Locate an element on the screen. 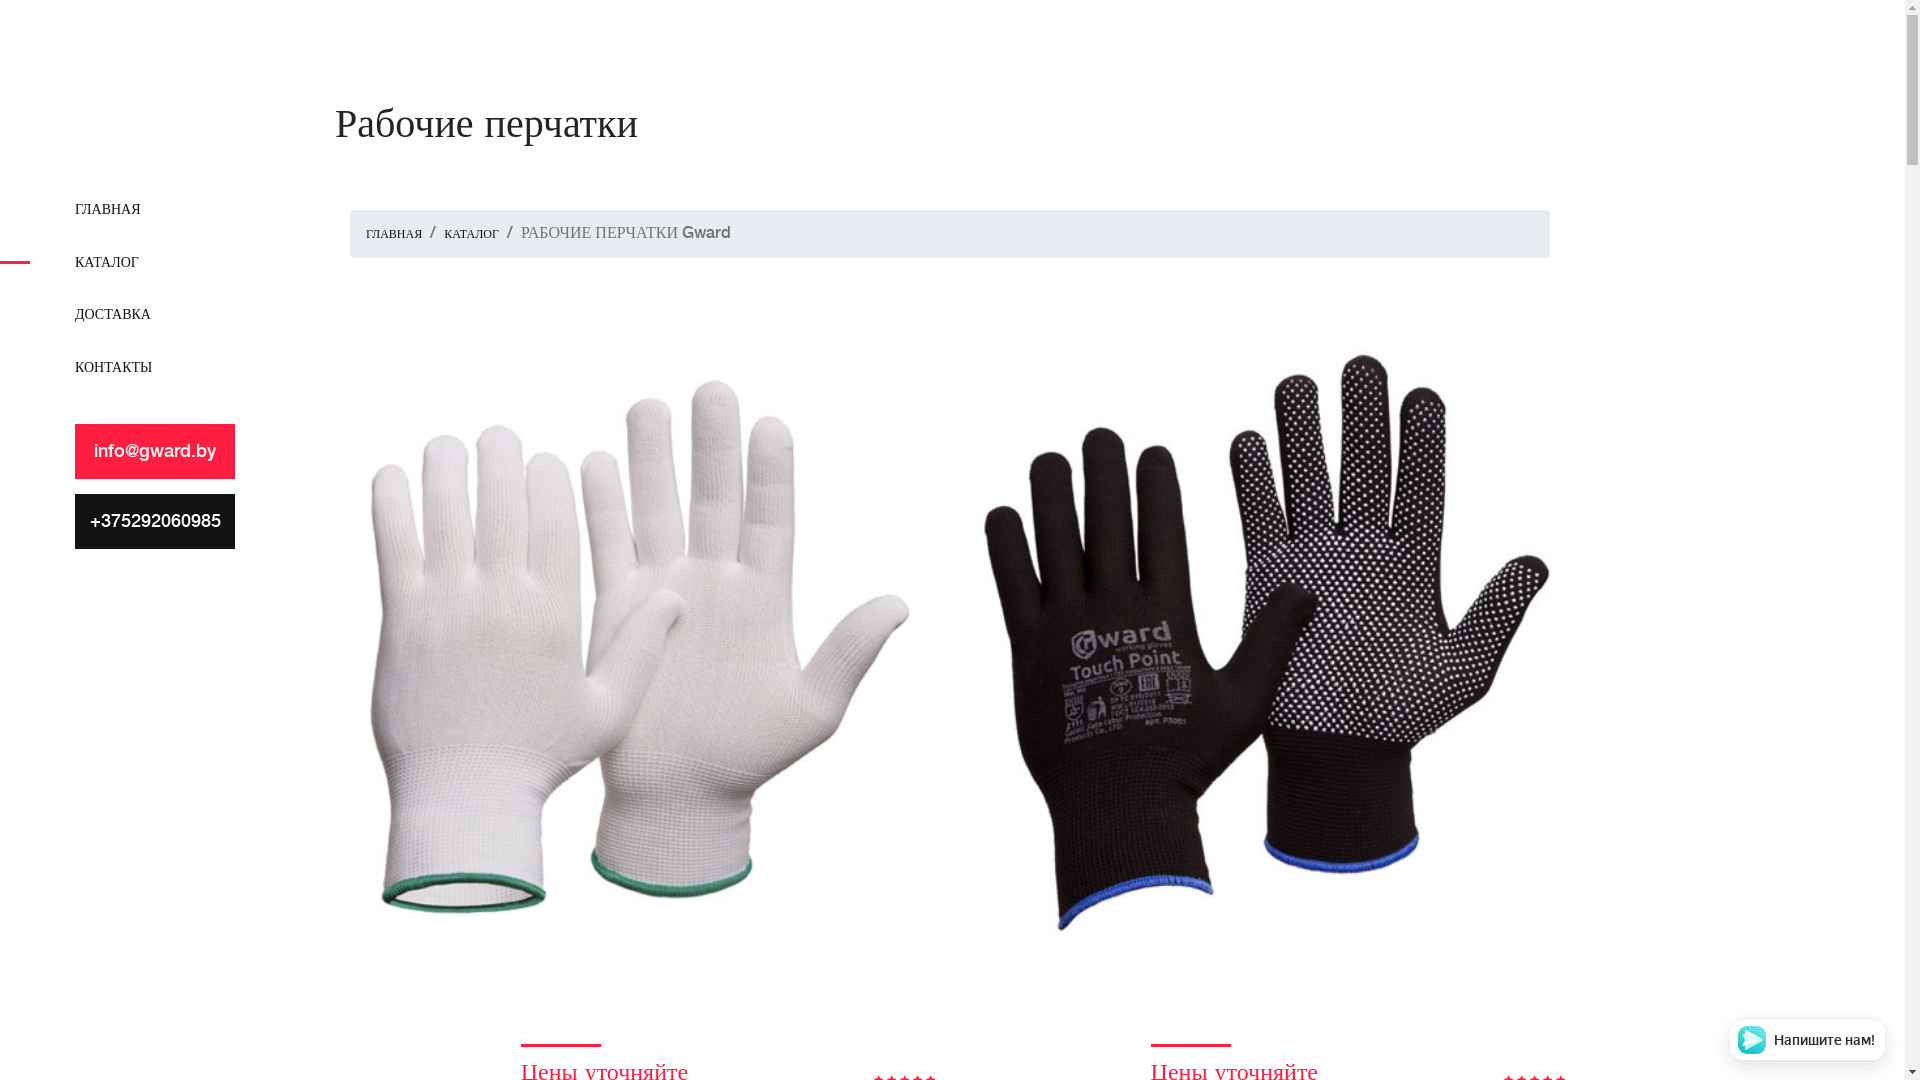  '+375292060985' is located at coordinates (153, 520).